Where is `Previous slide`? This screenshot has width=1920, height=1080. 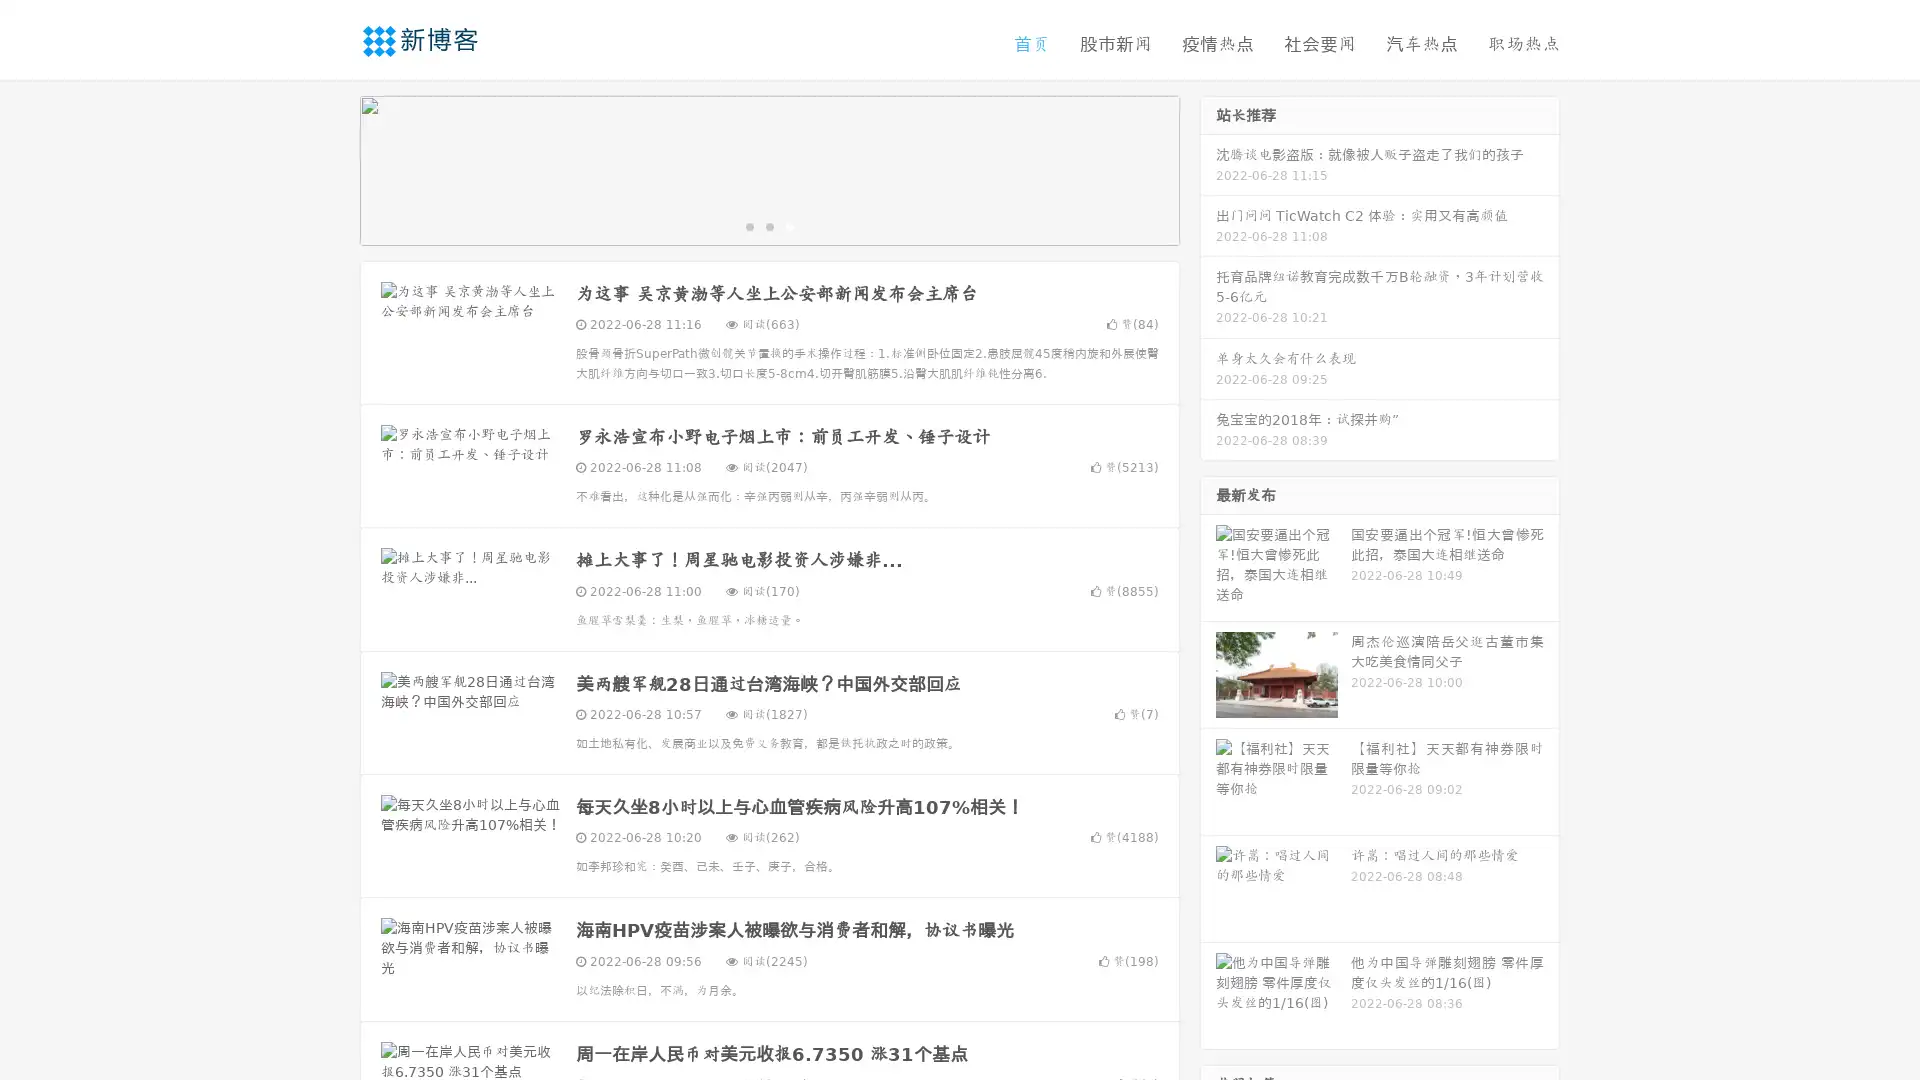 Previous slide is located at coordinates (330, 168).